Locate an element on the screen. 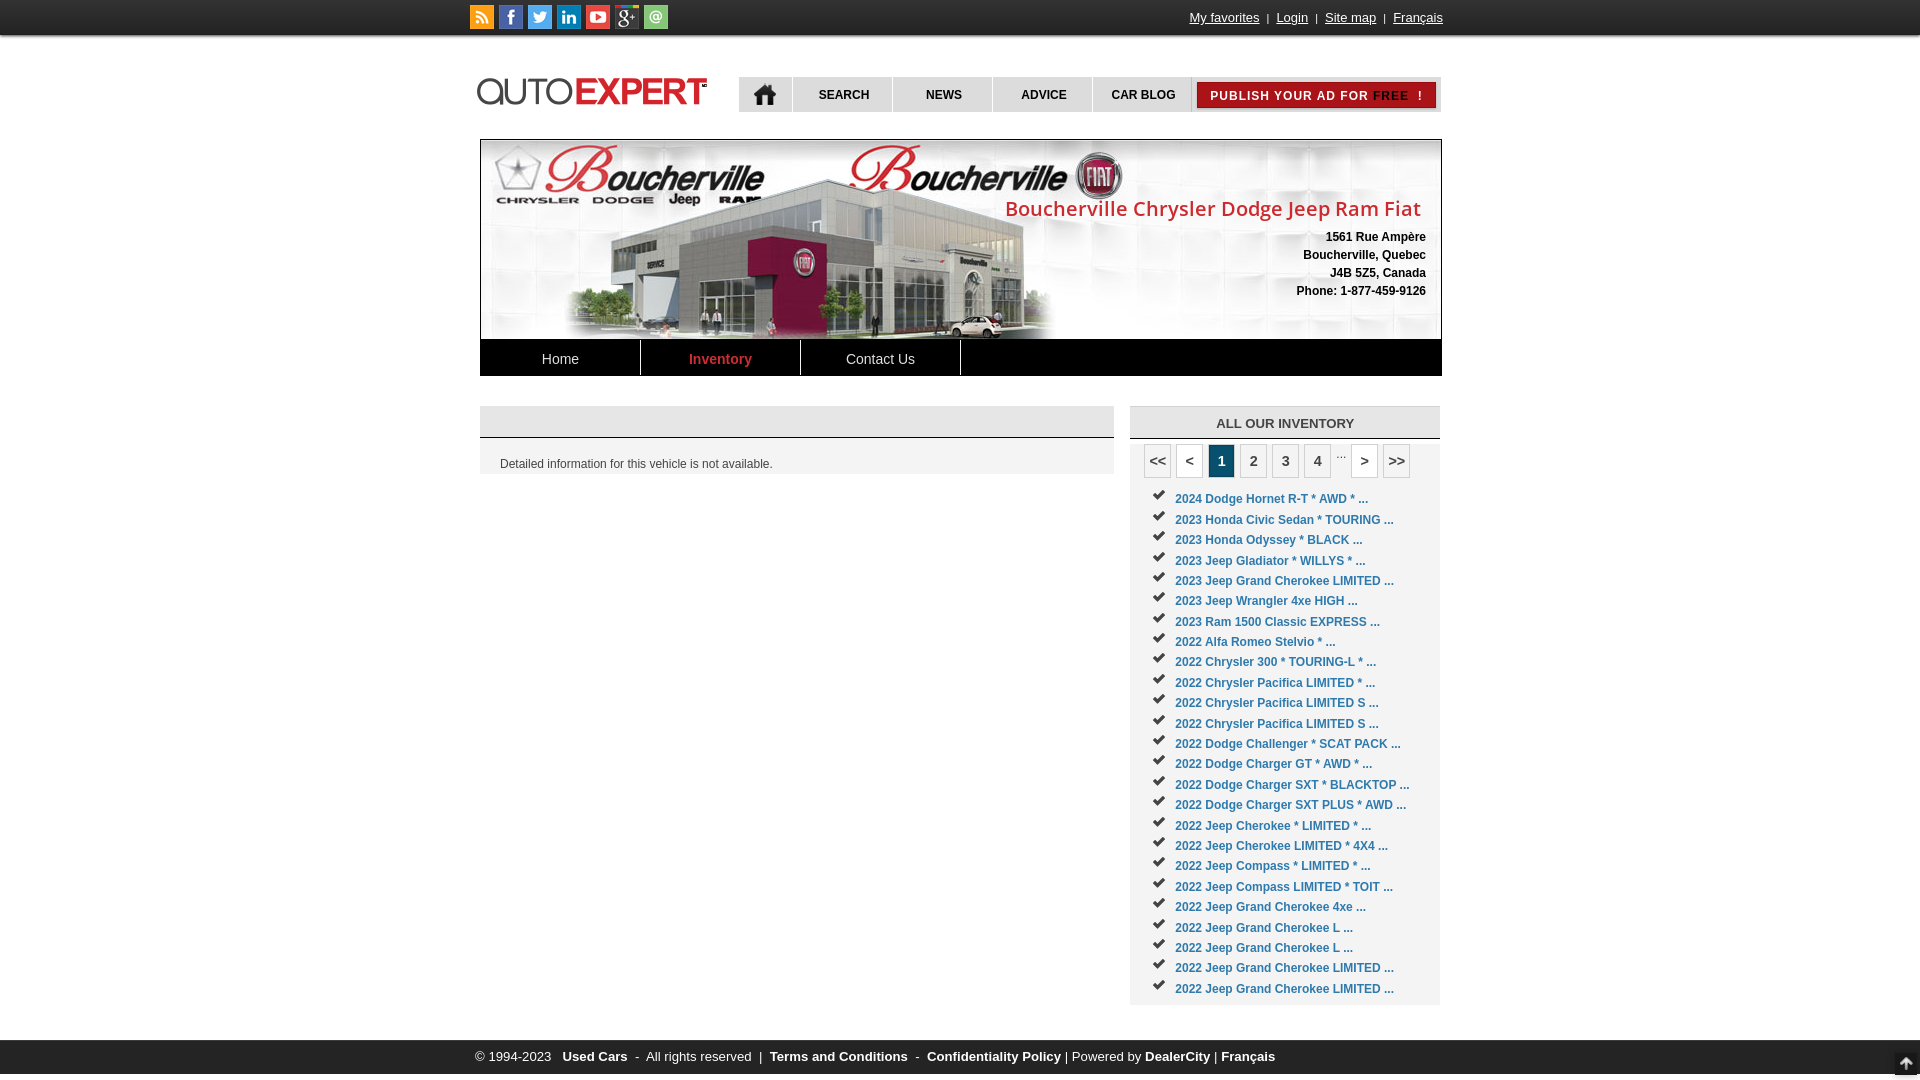  'Site map' is located at coordinates (1350, 17).